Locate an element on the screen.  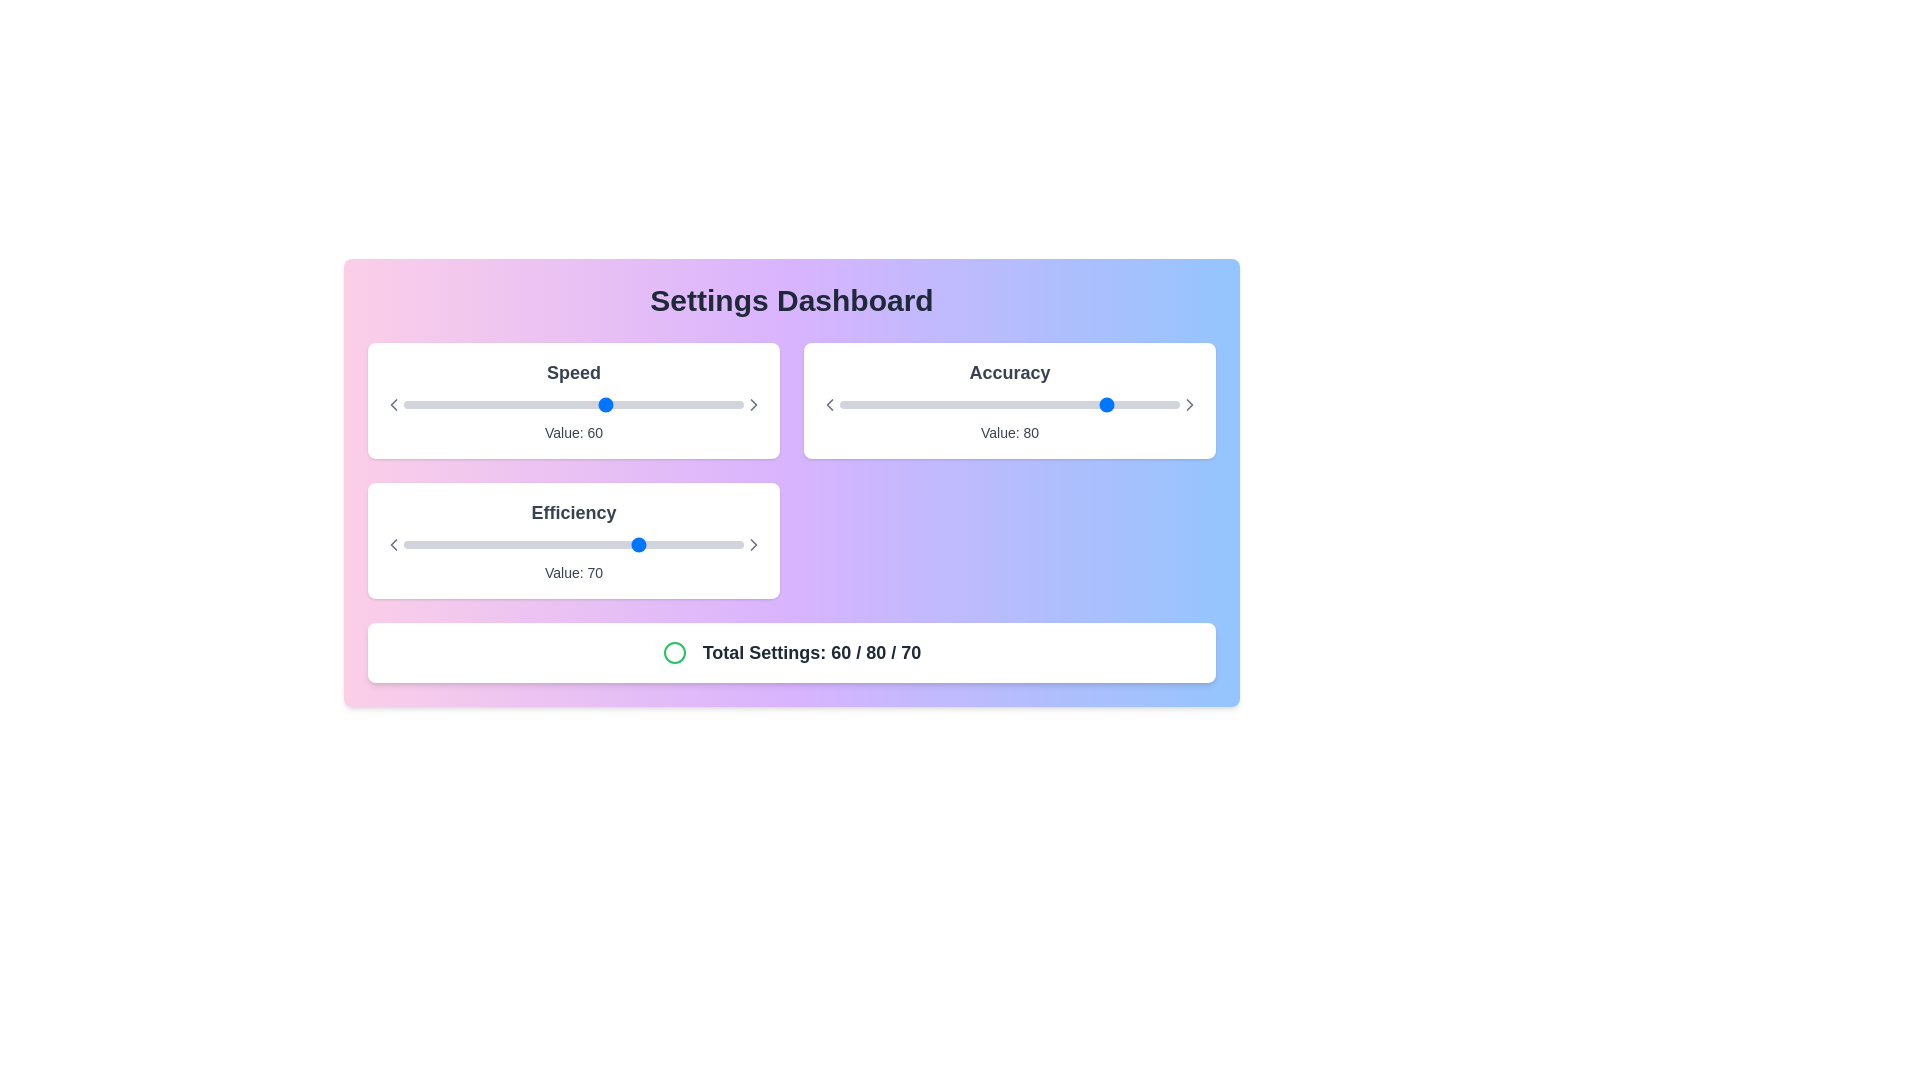
the left-pointing chevron arrow icon in the 'Efficiency' section to decrease the Efficiency setting value is located at coordinates (393, 544).